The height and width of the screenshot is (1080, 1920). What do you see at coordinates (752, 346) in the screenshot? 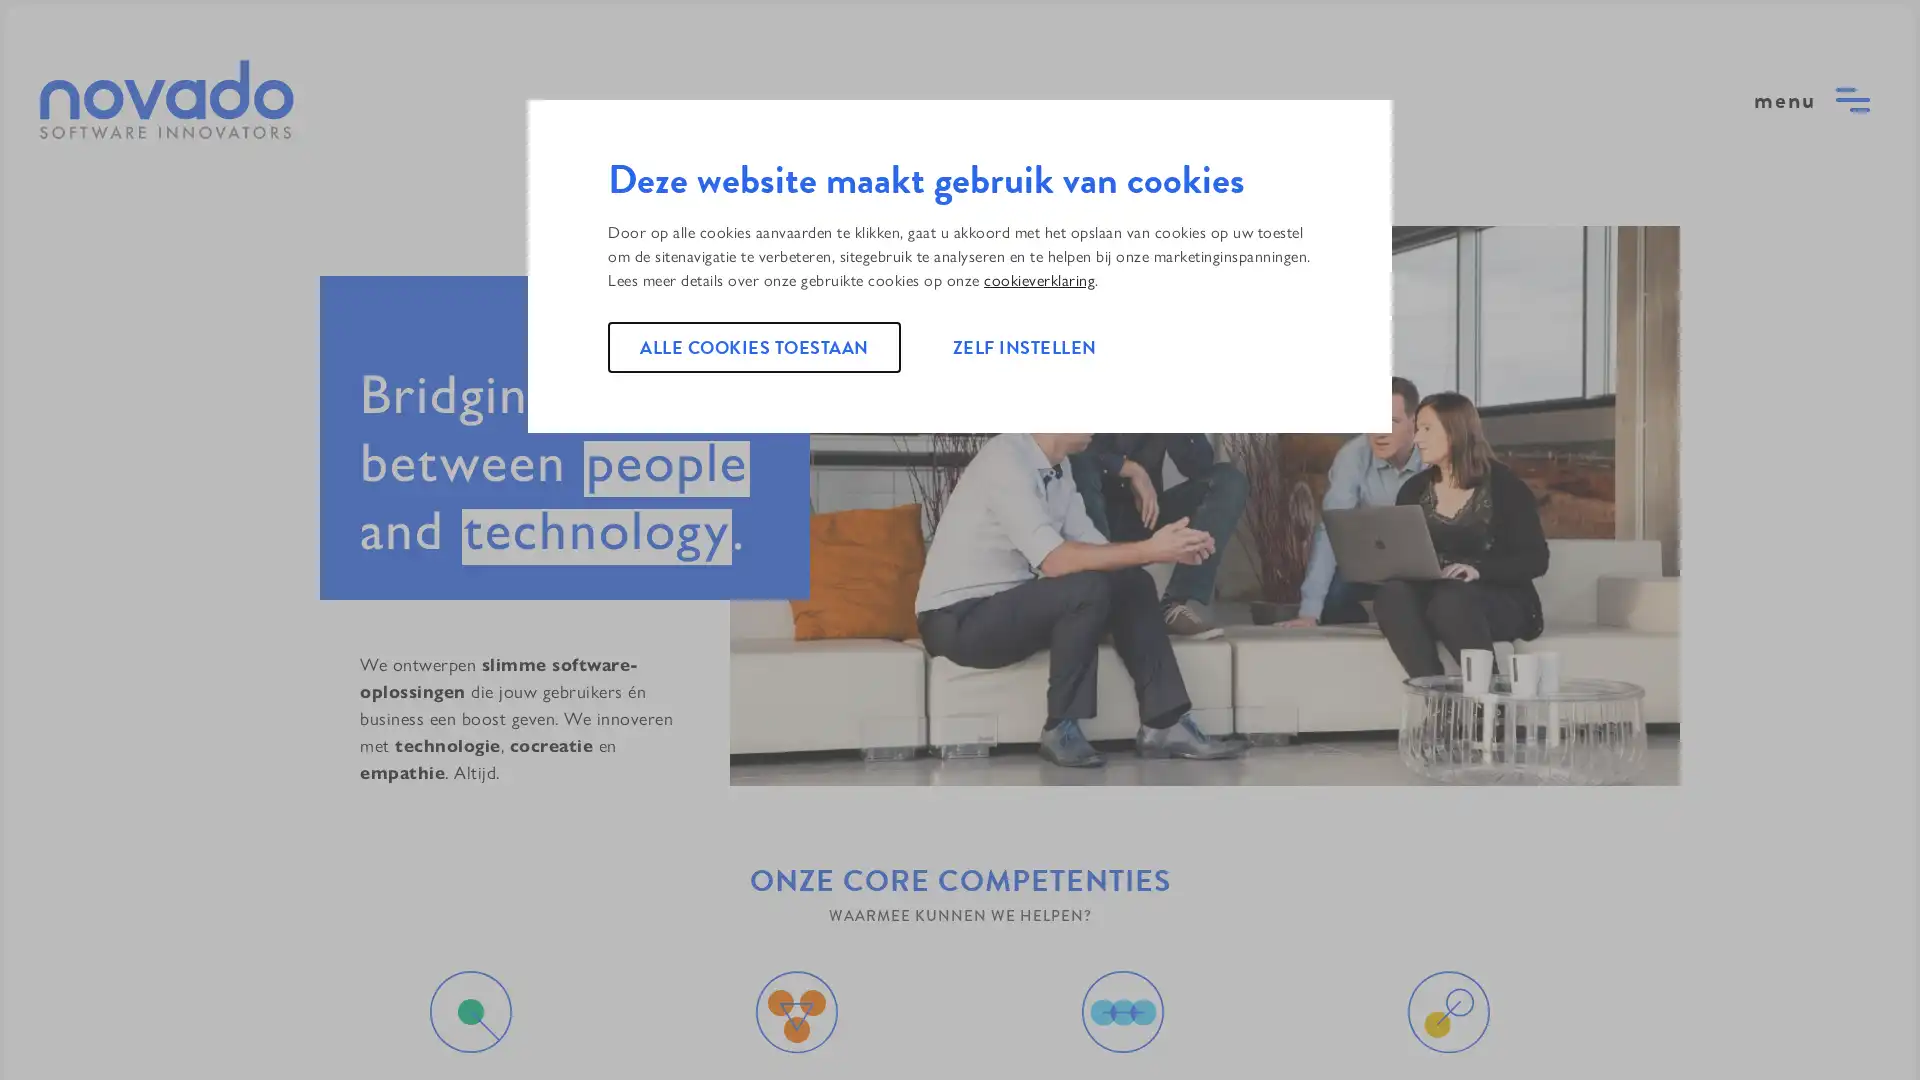
I see `ALLE COOKIES TOESTAAN` at bounding box center [752, 346].